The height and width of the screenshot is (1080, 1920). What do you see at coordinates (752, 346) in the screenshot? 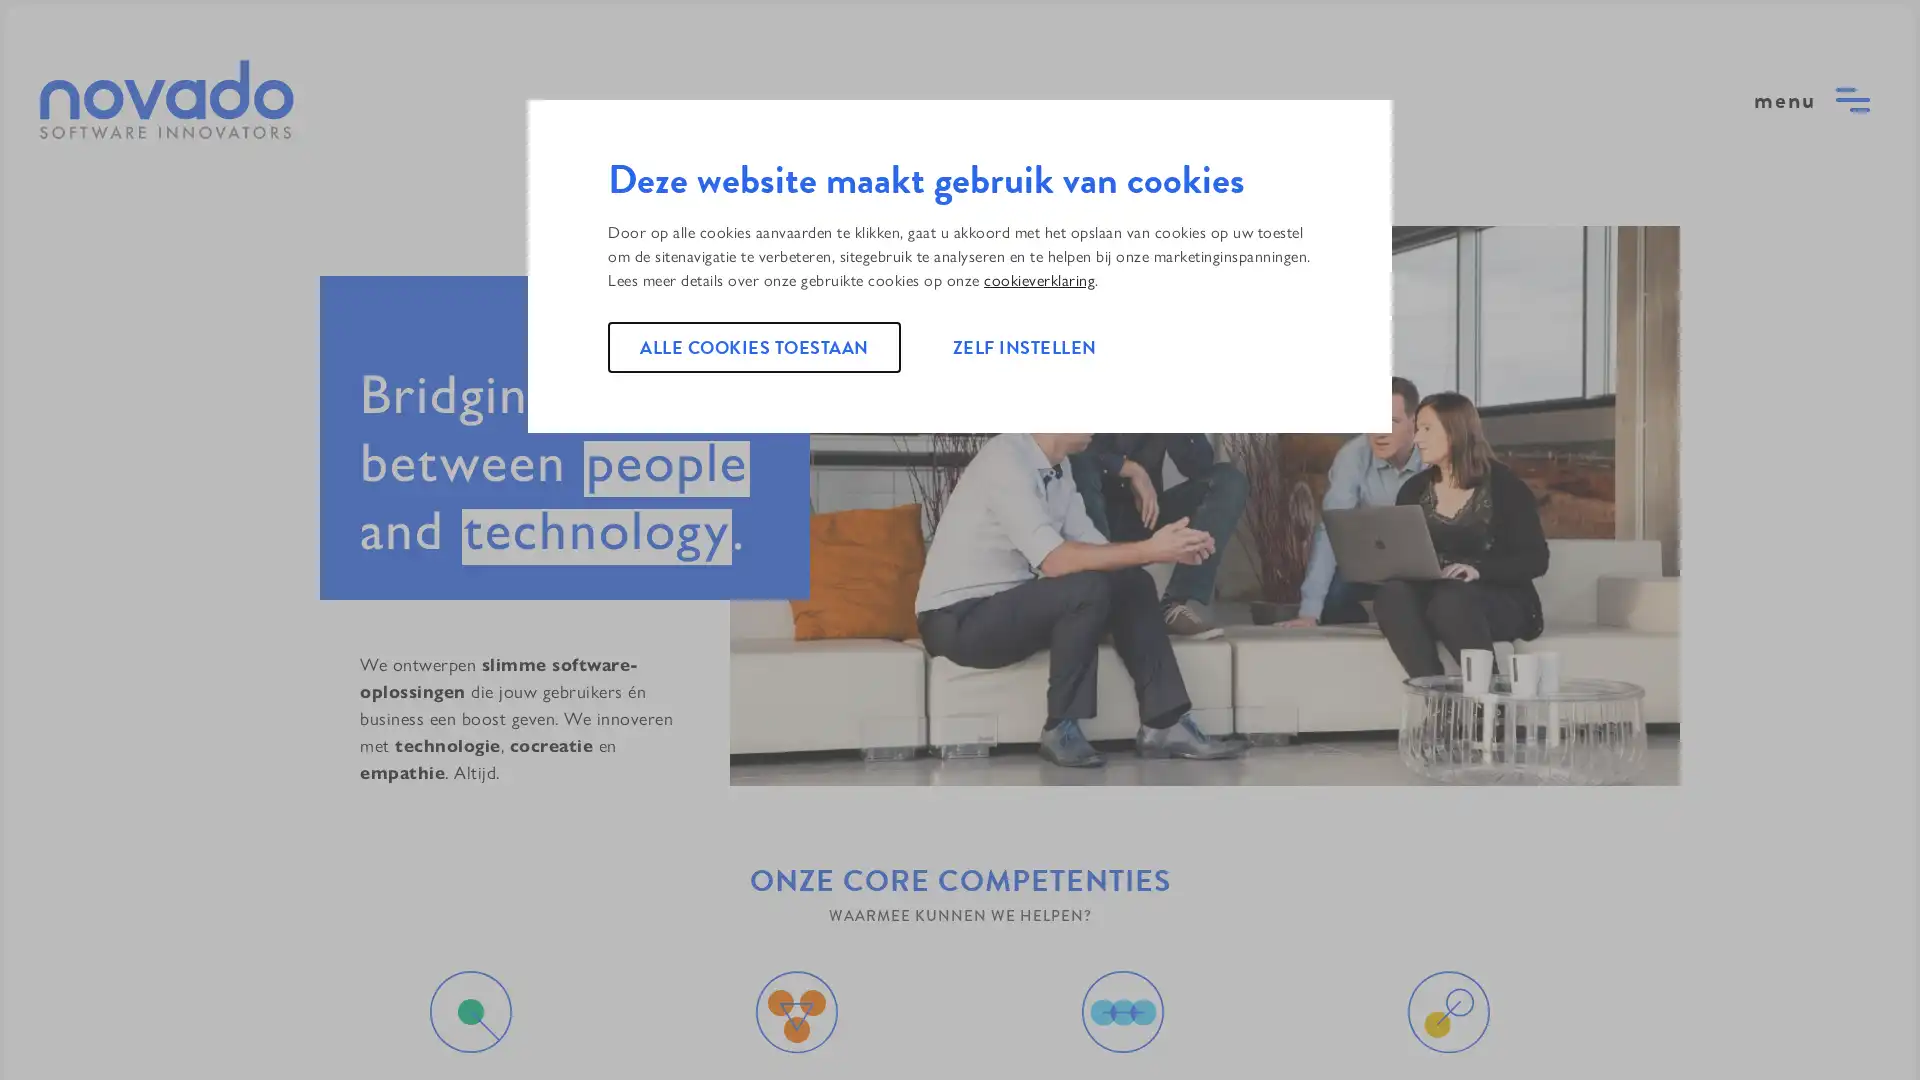
I see `ALLE COOKIES TOESTAAN` at bounding box center [752, 346].